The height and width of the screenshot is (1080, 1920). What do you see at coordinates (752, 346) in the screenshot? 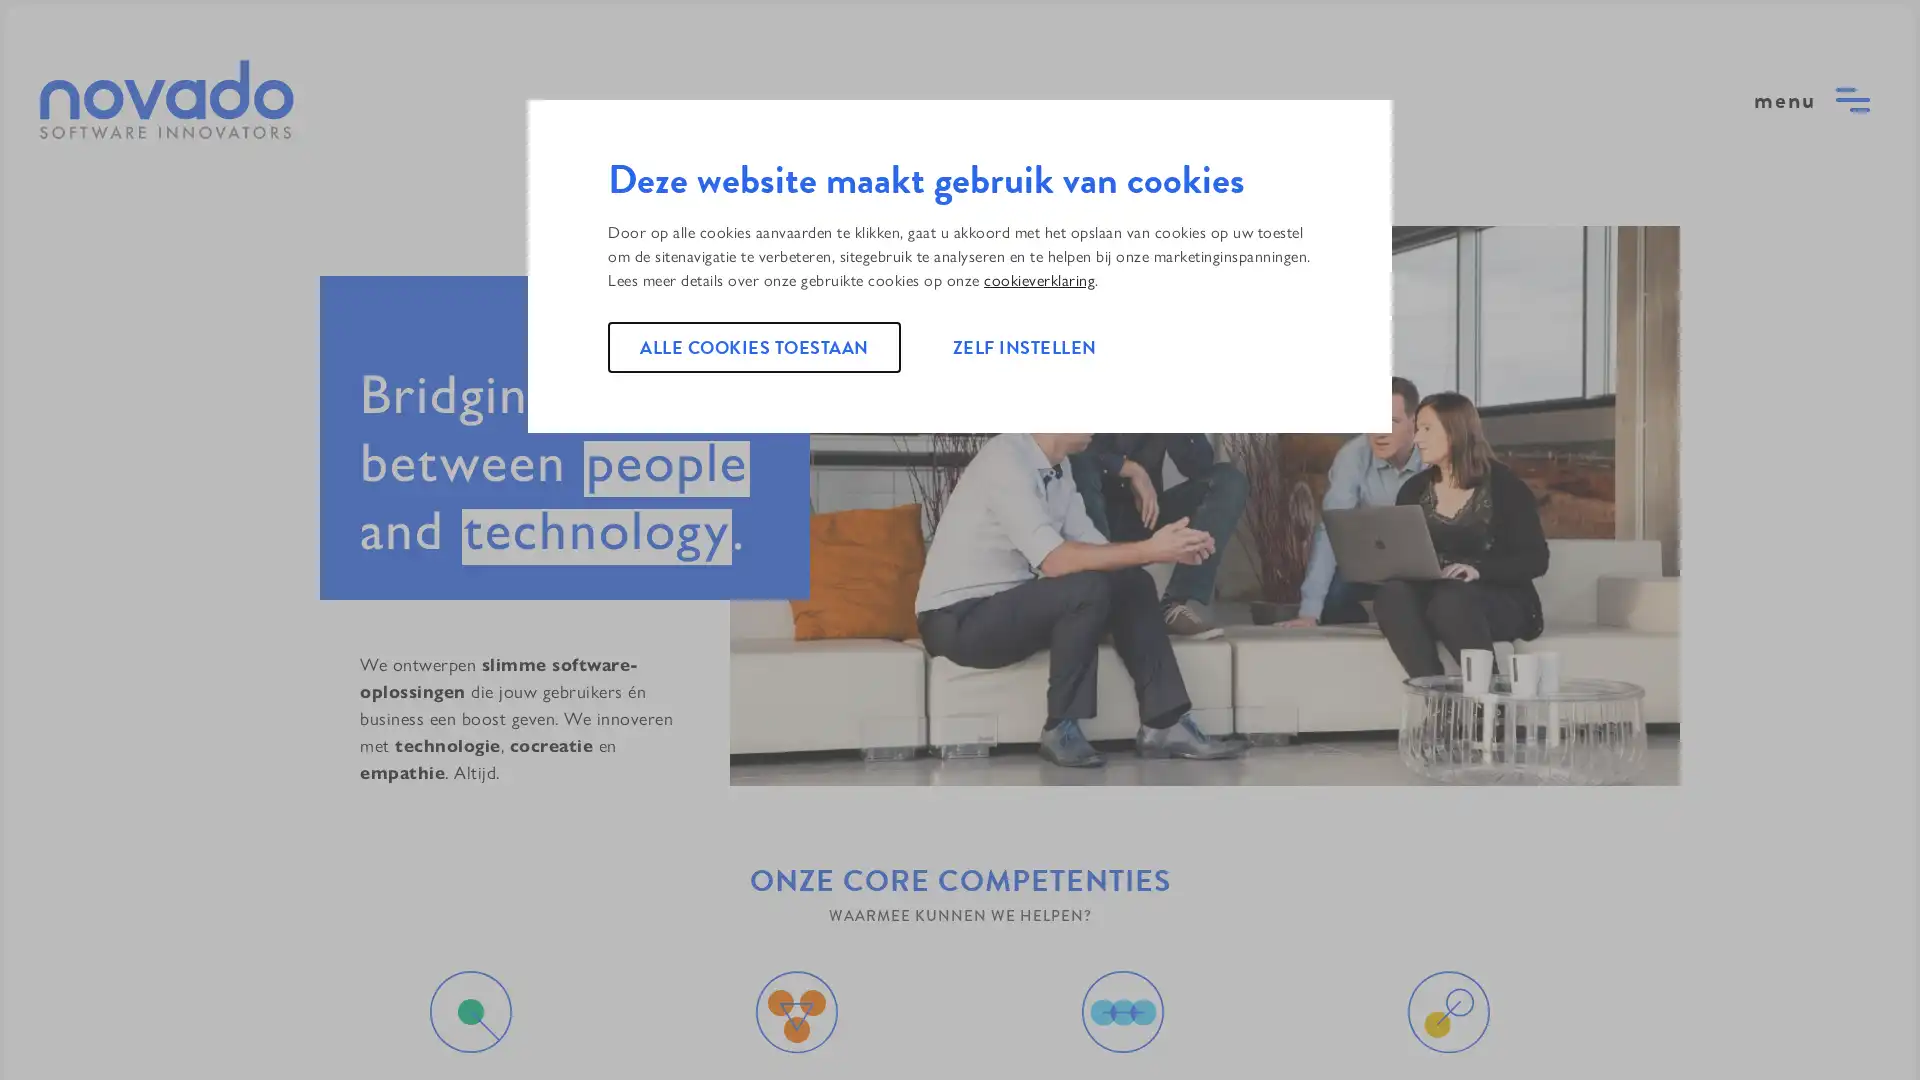
I see `ALLE COOKIES TOESTAAN` at bounding box center [752, 346].